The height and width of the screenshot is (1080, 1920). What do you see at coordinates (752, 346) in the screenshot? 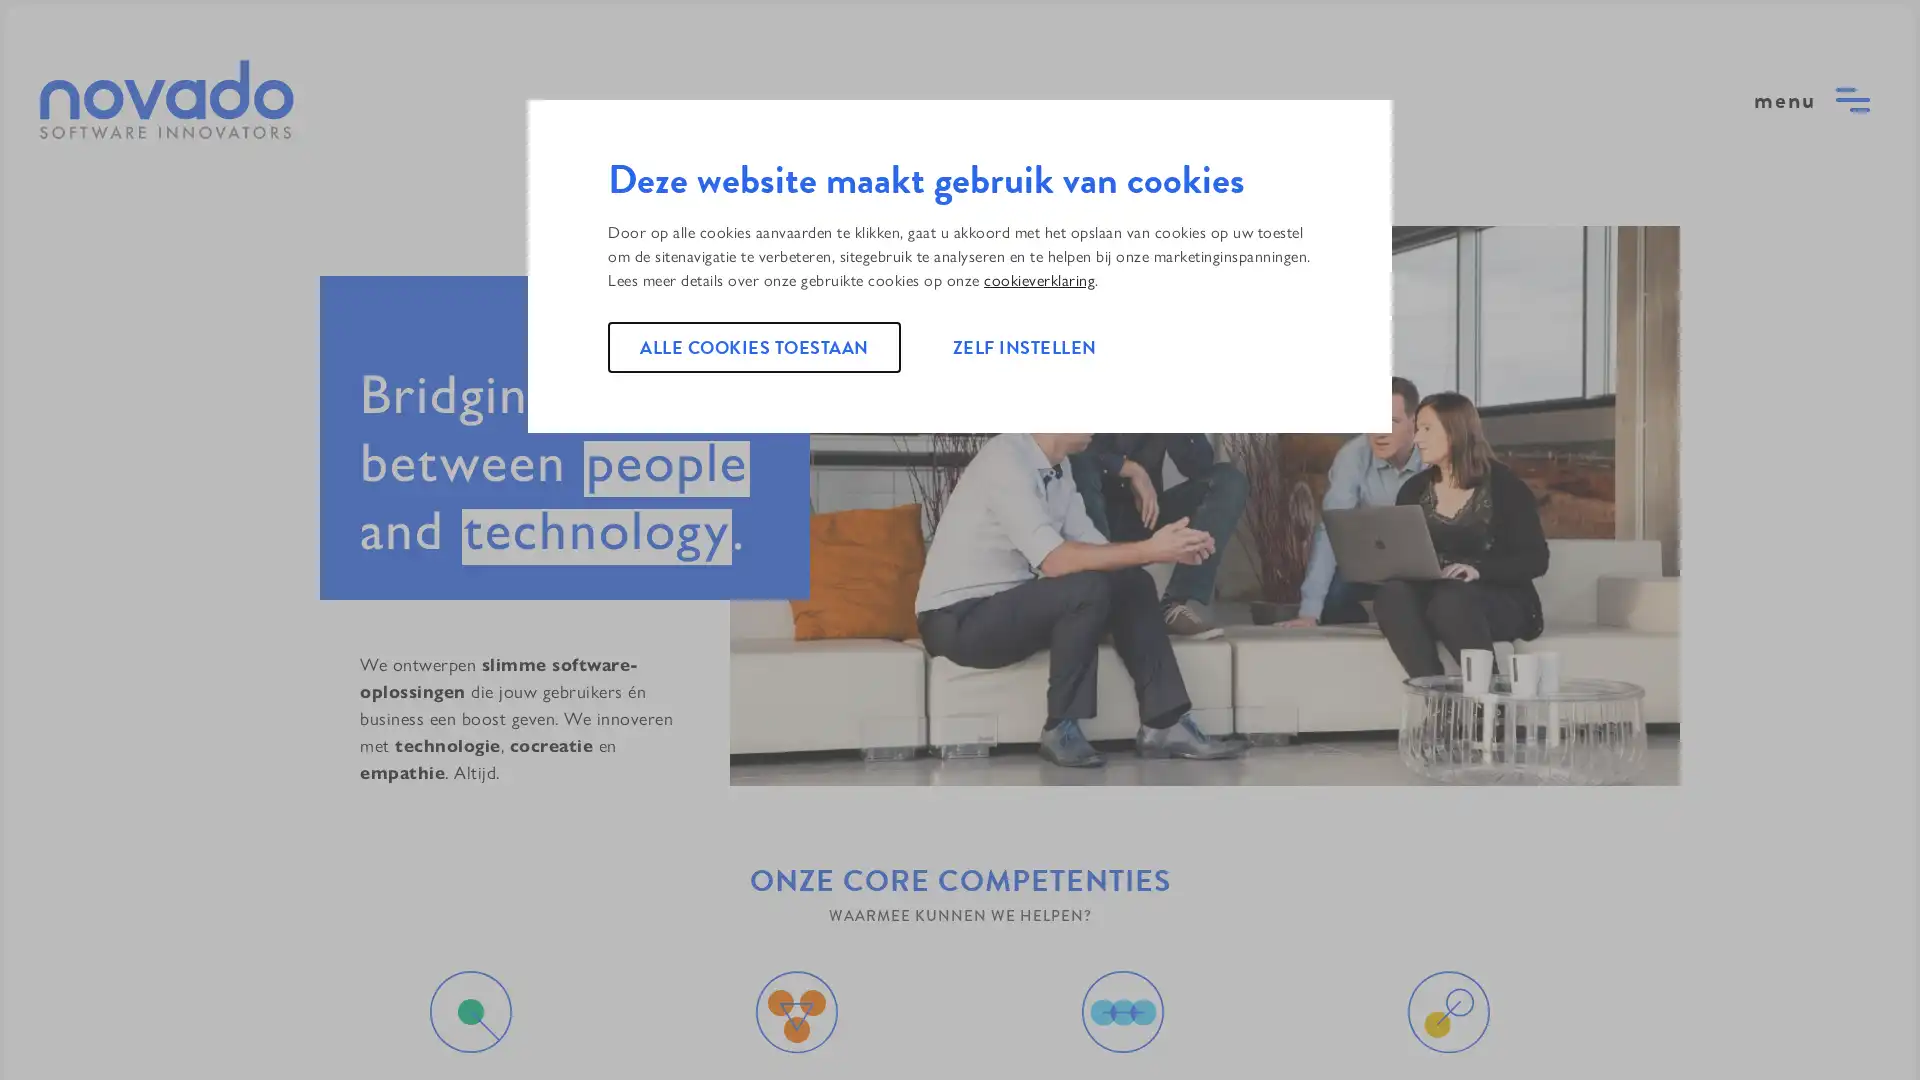
I see `ALLE COOKIES TOESTAAN` at bounding box center [752, 346].